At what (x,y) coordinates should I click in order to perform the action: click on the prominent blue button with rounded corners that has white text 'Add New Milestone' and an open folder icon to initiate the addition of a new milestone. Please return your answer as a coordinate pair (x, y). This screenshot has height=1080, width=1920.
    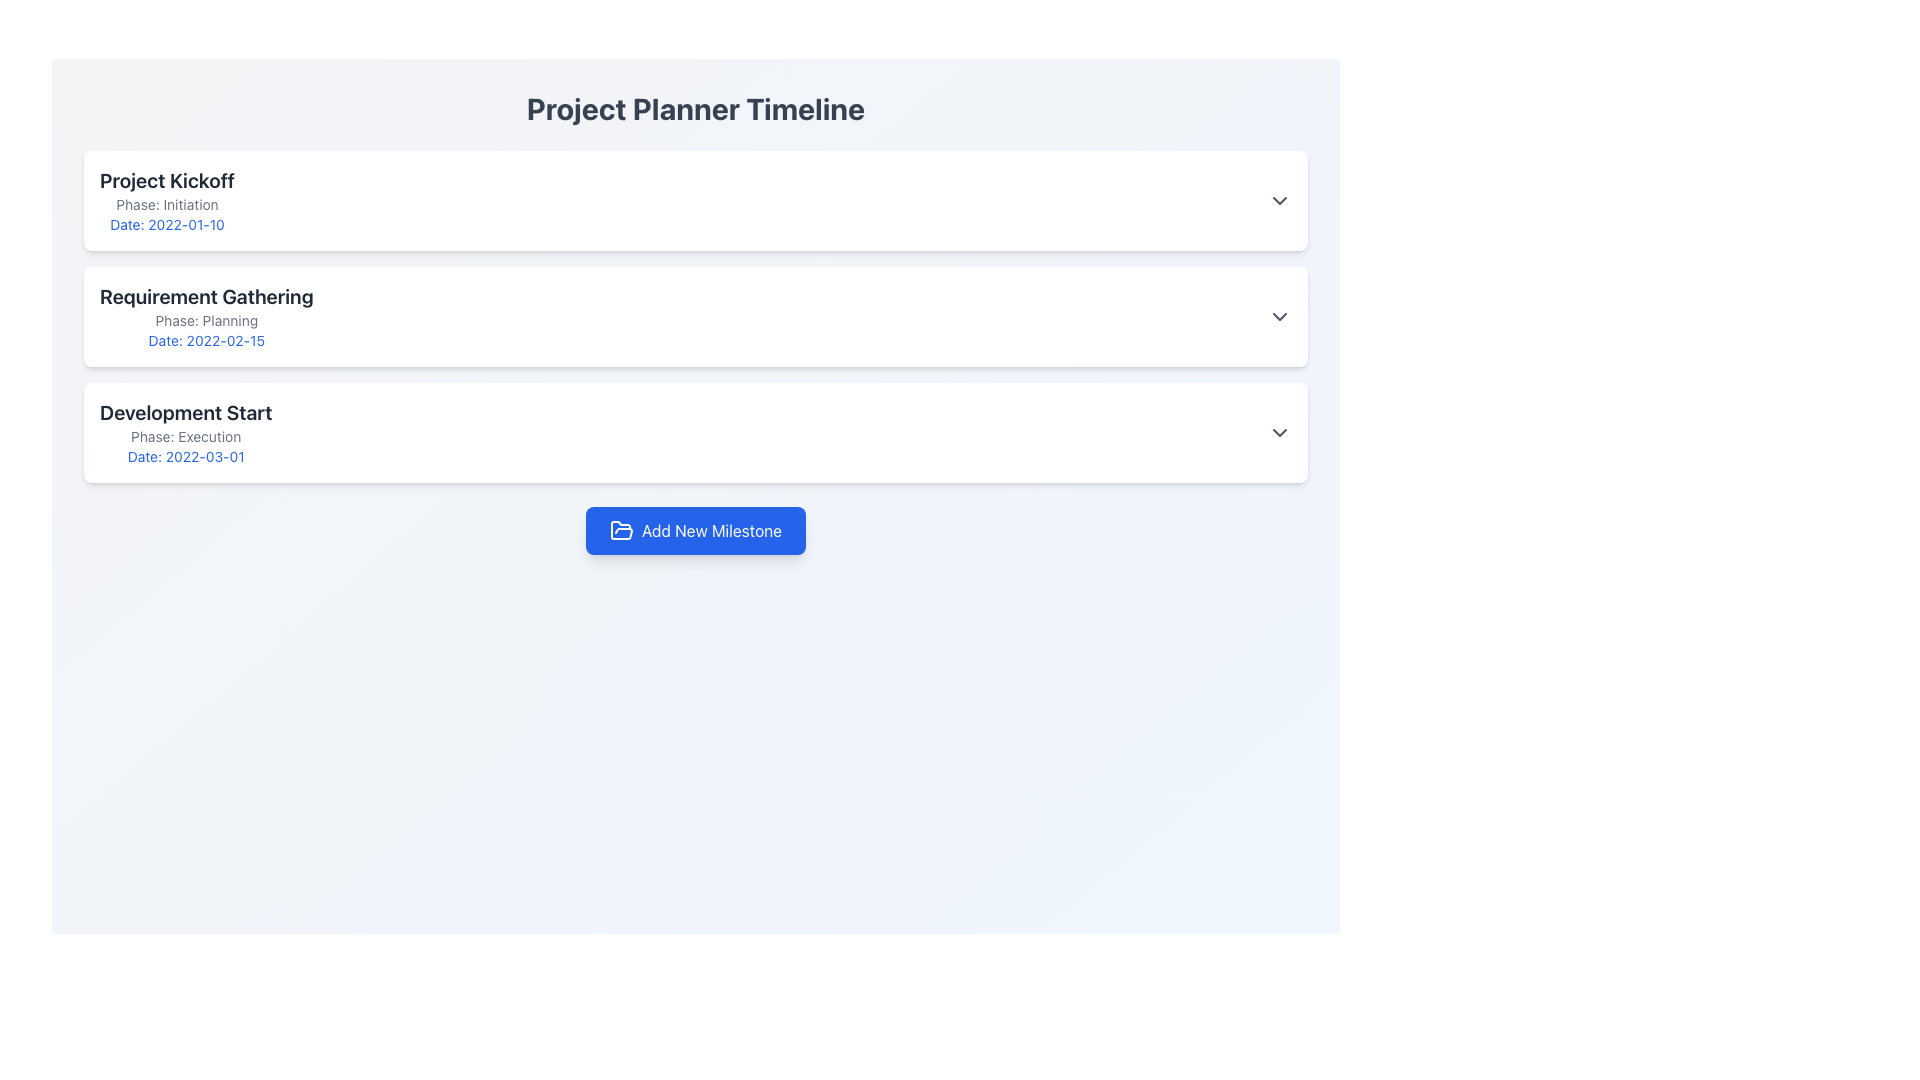
    Looking at the image, I should click on (696, 530).